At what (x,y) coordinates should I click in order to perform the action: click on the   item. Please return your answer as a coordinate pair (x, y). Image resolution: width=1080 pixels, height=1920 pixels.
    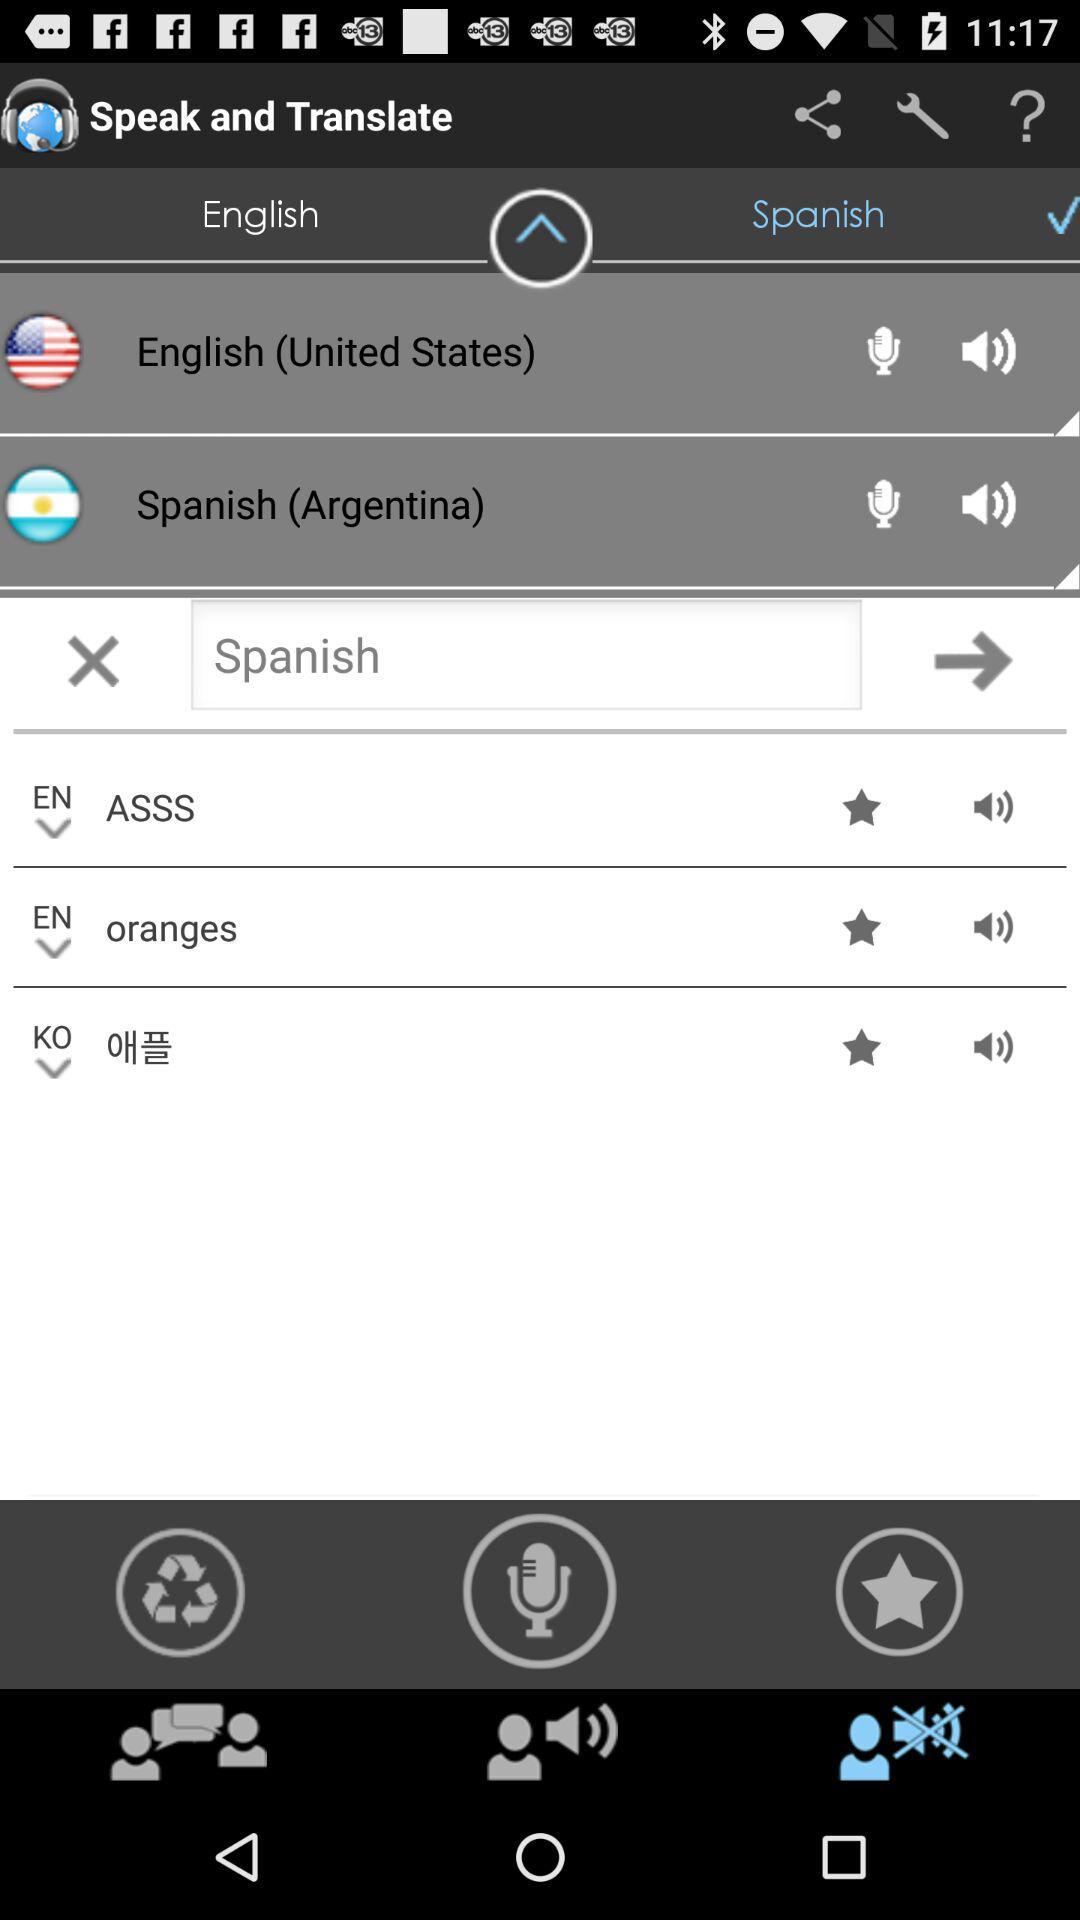
    Looking at the image, I should click on (540, 239).